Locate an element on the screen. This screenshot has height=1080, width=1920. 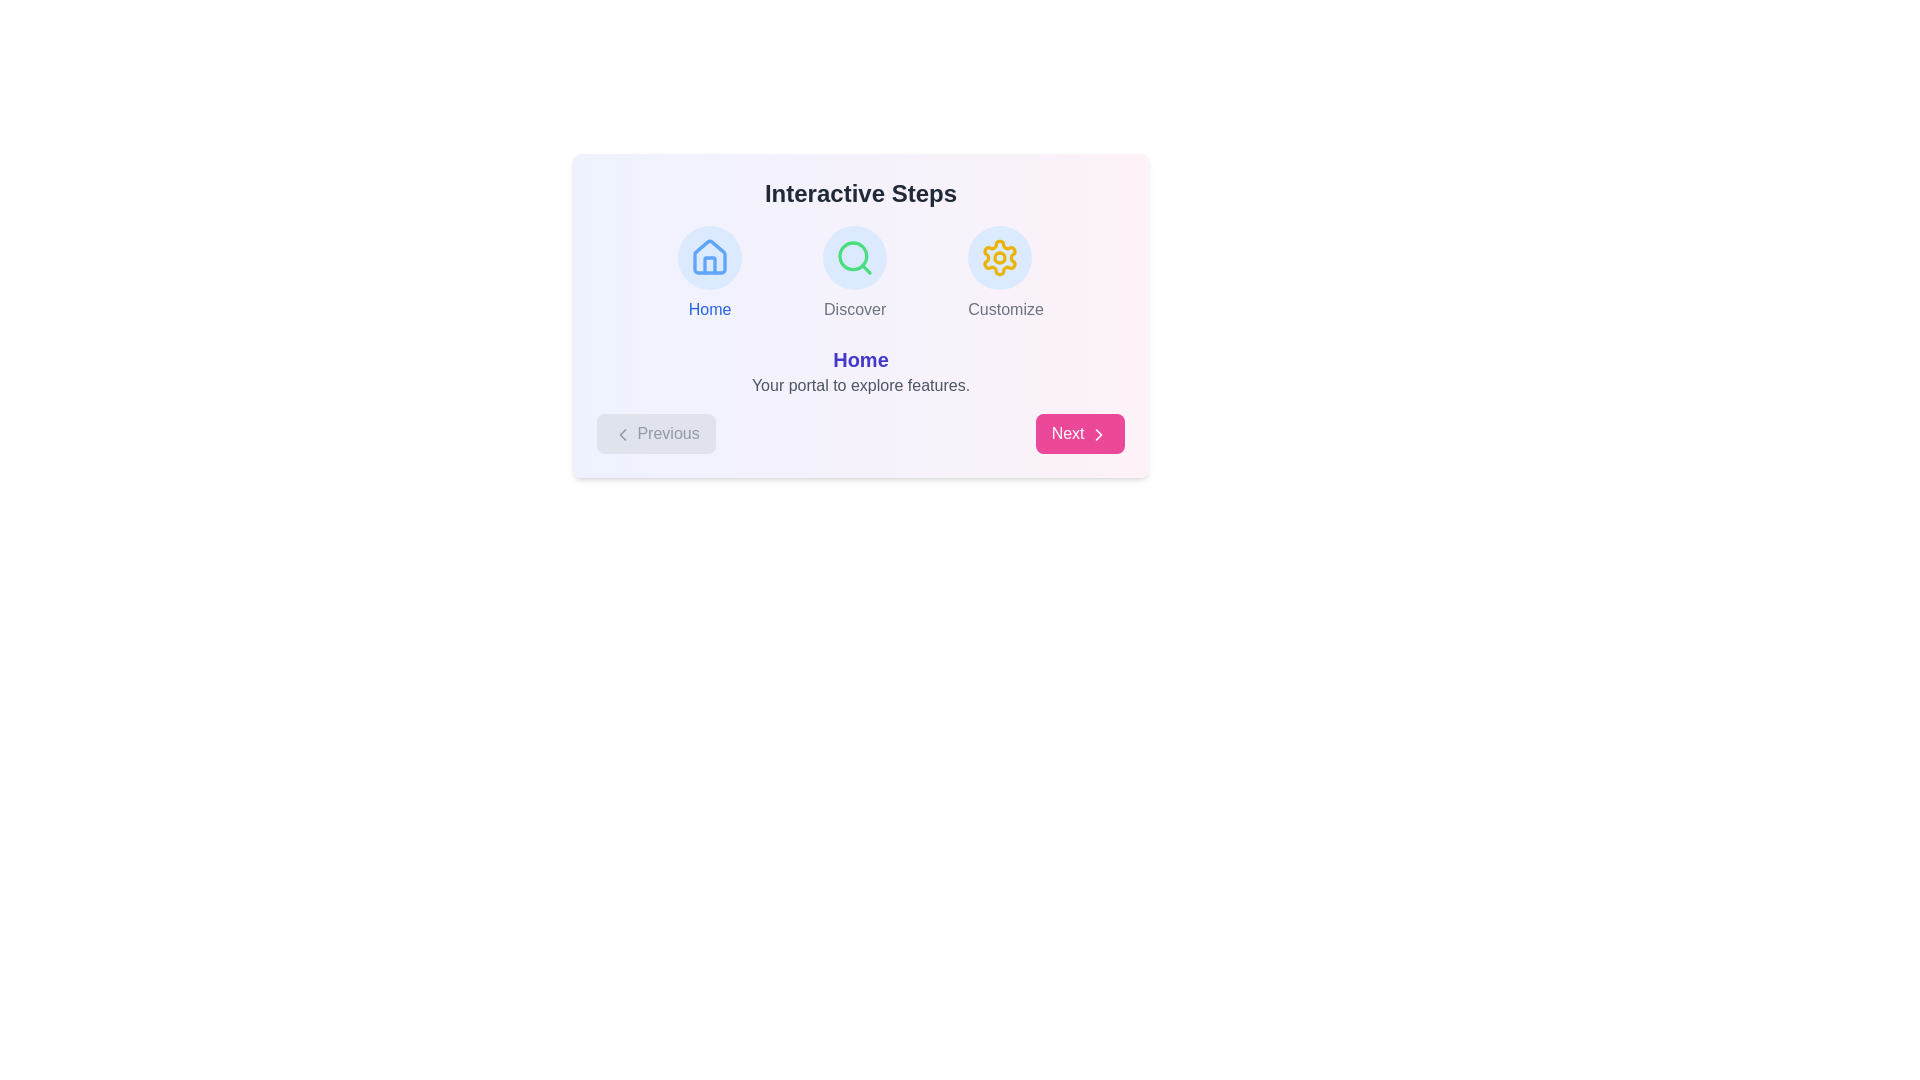
the 'Customize' icon, which is the third icon in a row of three, located to the right of the 'Discover' icon is located at coordinates (1000, 257).